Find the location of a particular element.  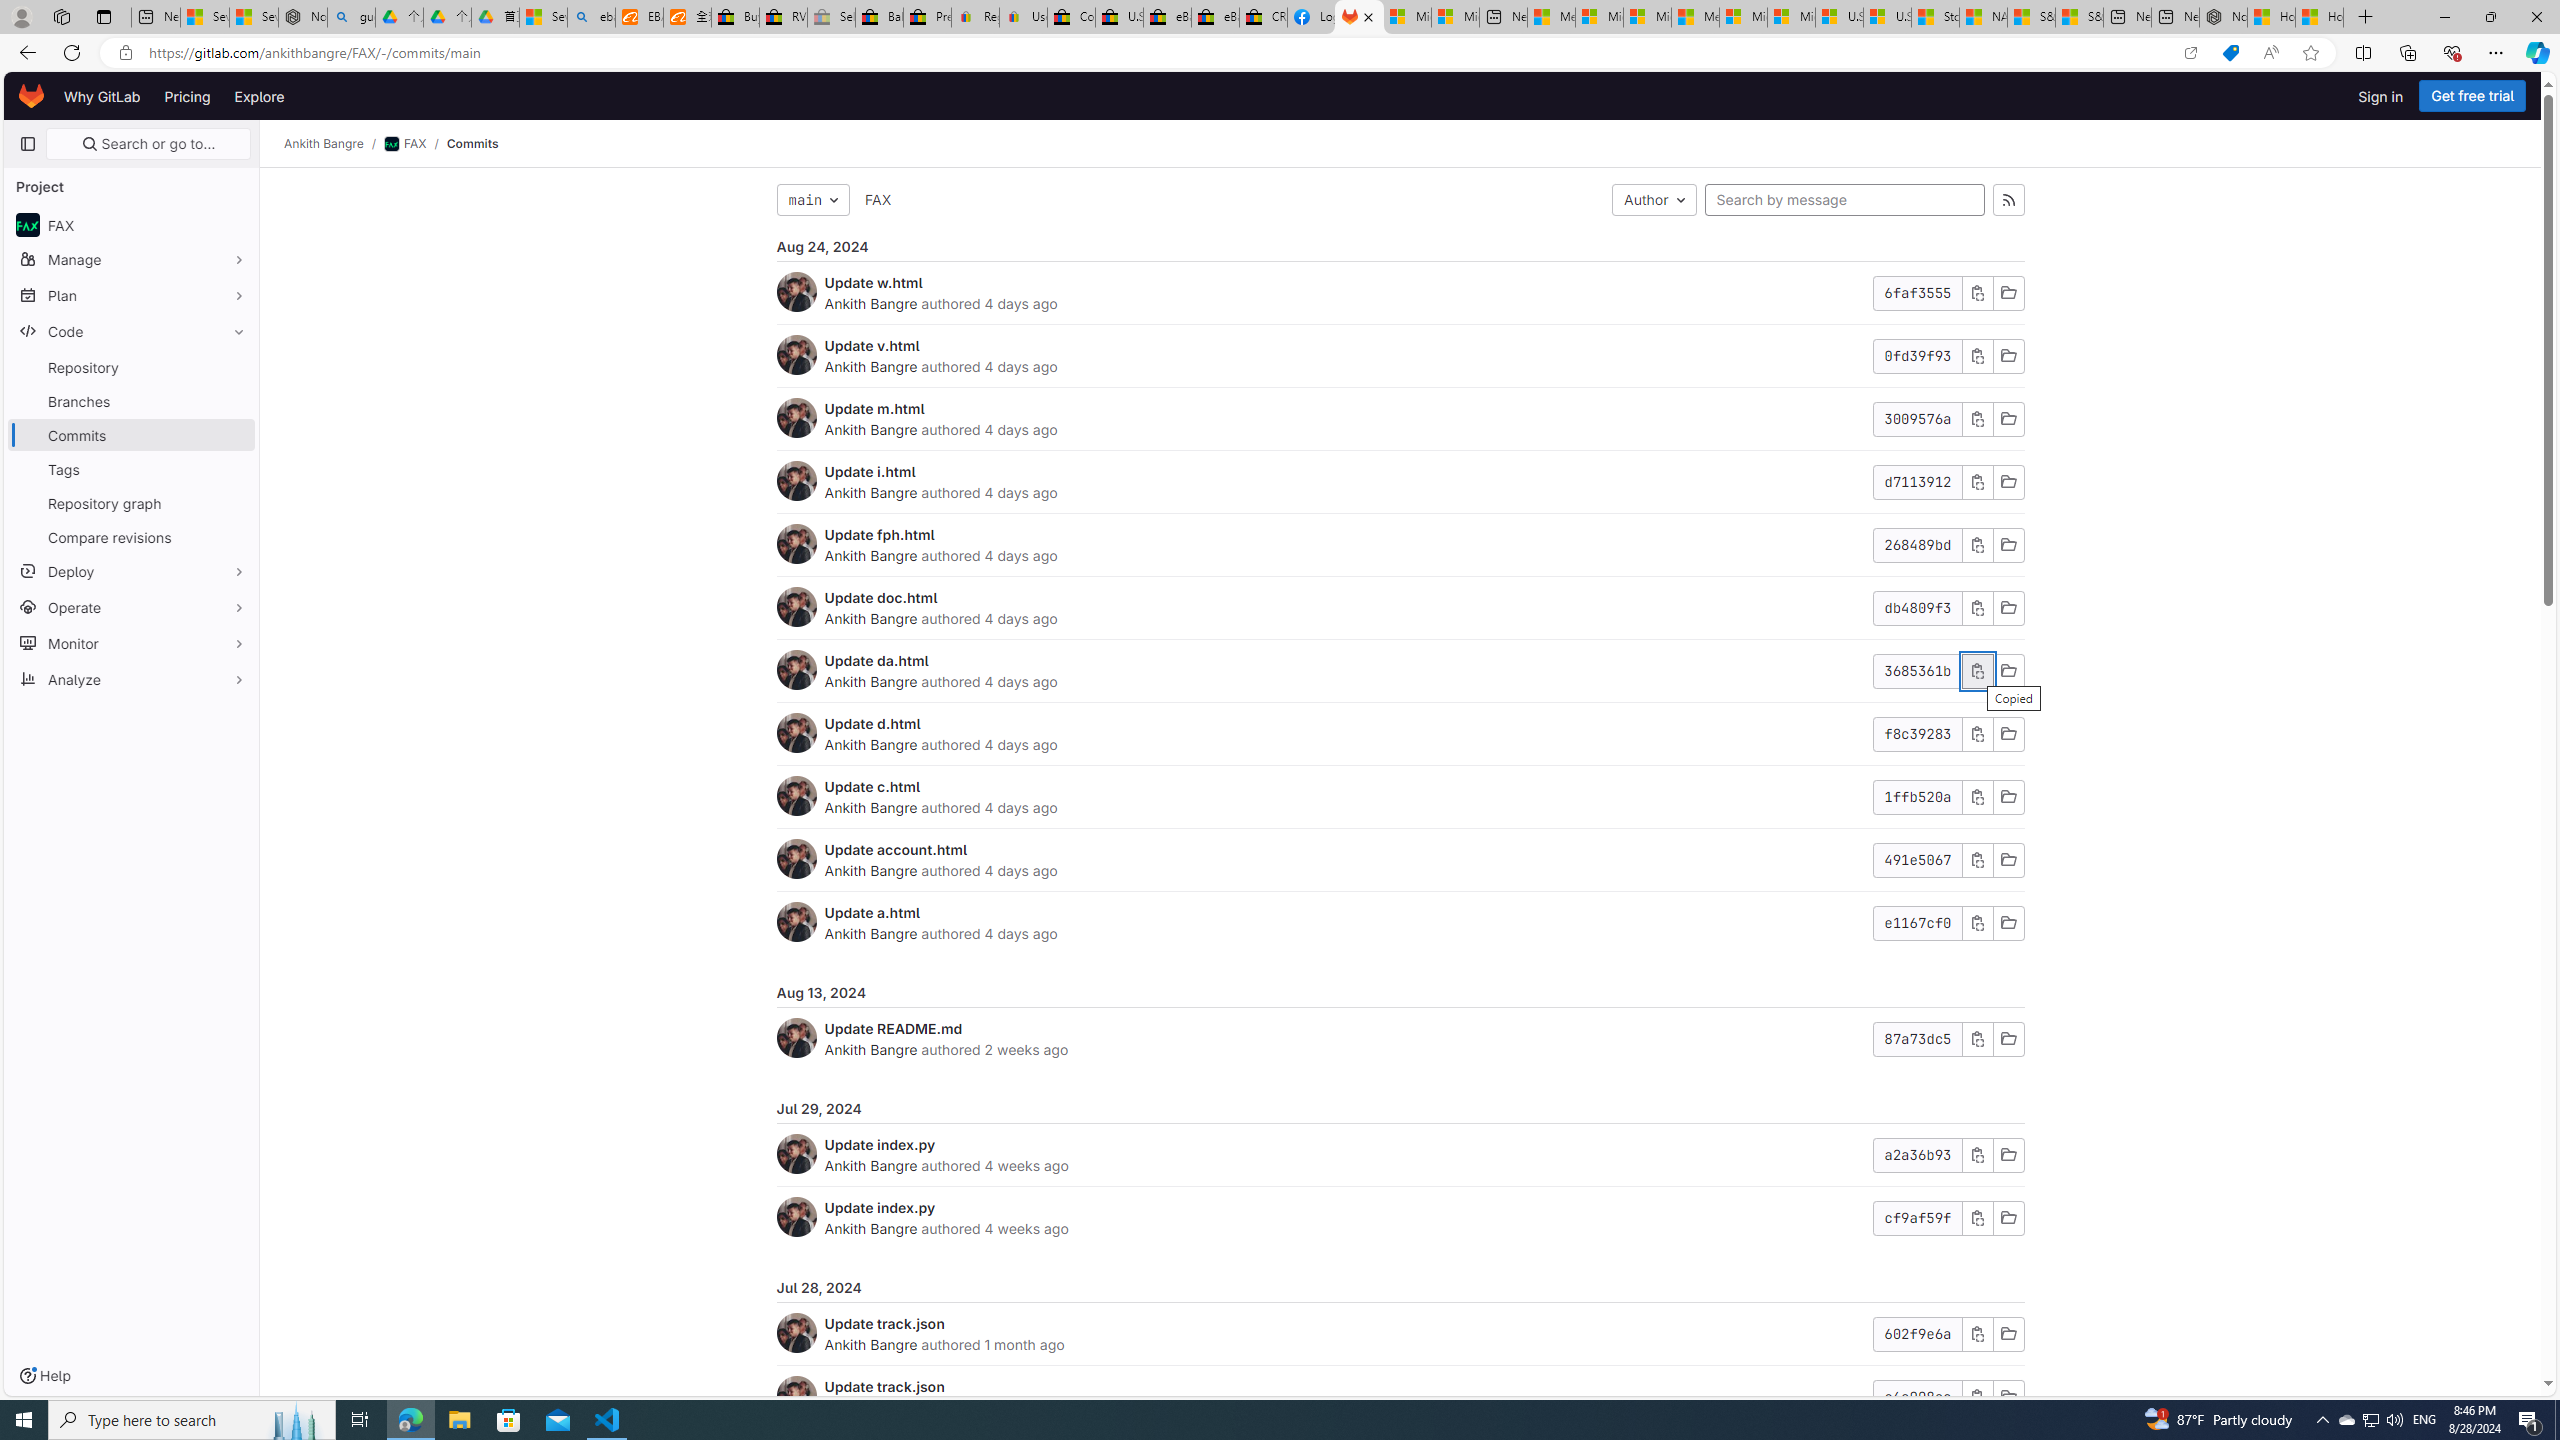

'Sign in' is located at coordinates (2380, 95).